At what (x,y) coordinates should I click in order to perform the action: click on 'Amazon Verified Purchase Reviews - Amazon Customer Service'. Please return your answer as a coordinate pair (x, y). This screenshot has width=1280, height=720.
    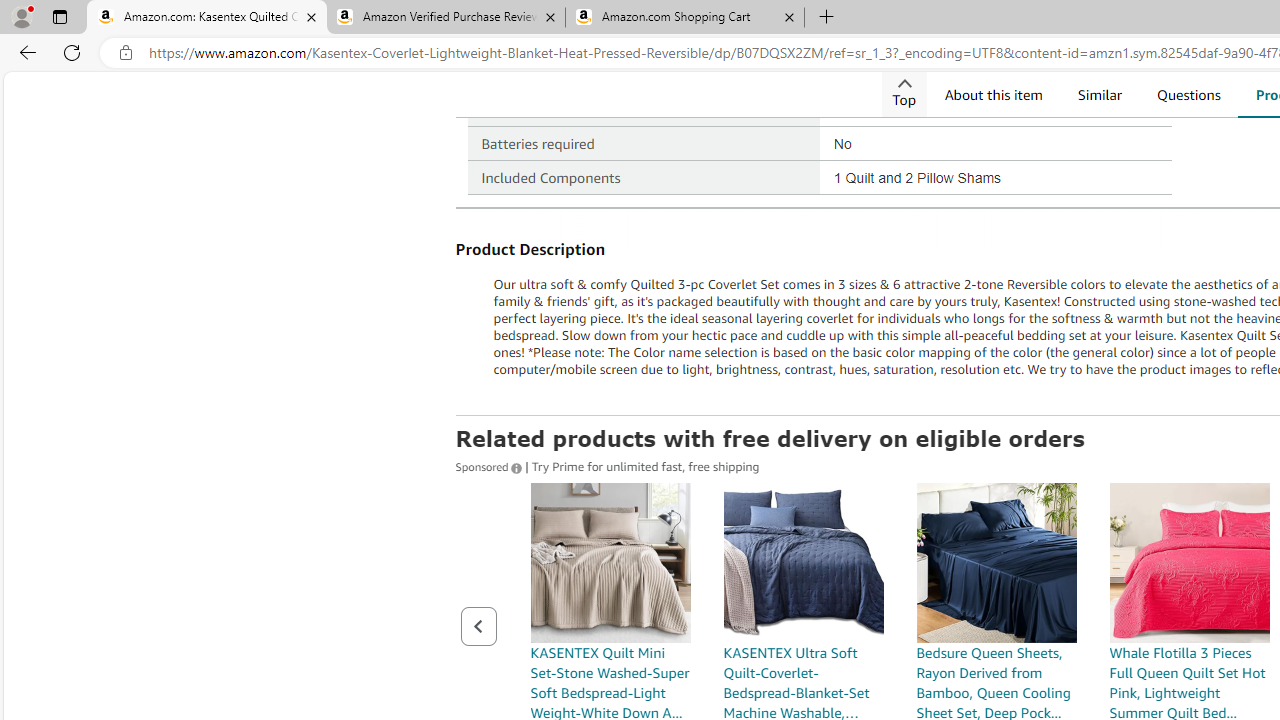
    Looking at the image, I should click on (444, 17).